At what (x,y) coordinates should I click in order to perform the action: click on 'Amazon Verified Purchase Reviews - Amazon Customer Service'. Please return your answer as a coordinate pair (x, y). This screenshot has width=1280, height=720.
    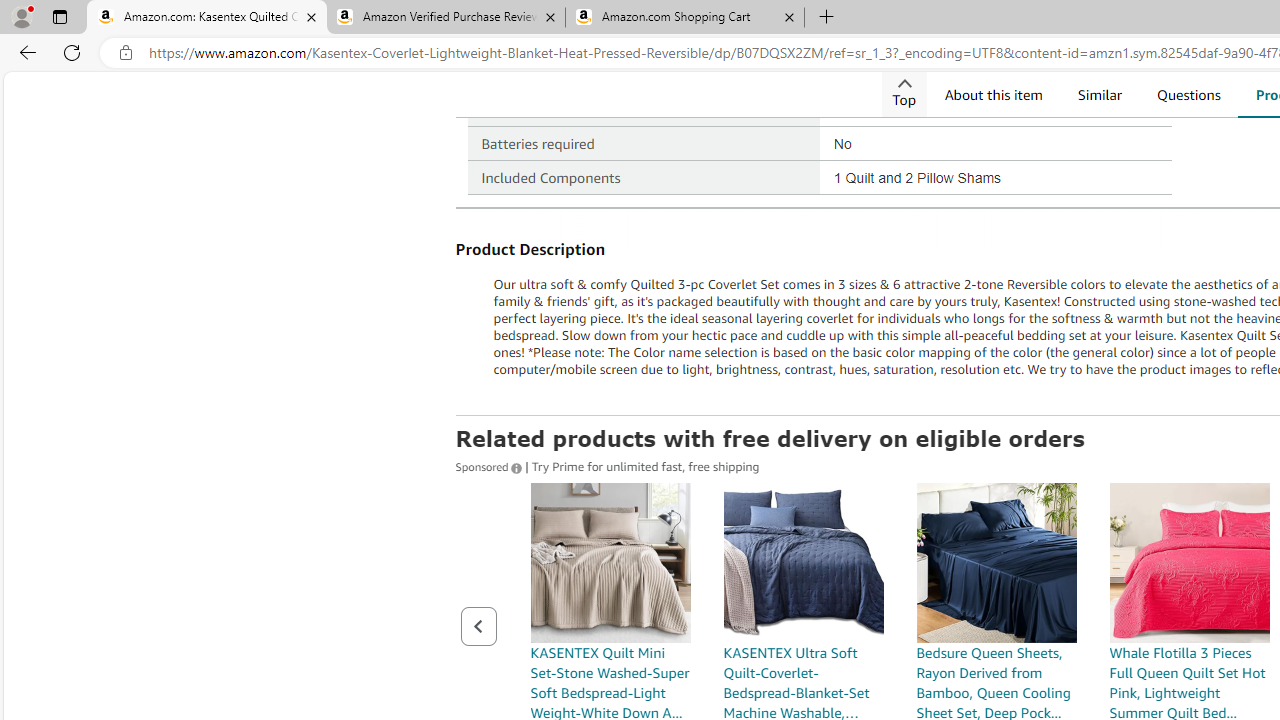
    Looking at the image, I should click on (444, 17).